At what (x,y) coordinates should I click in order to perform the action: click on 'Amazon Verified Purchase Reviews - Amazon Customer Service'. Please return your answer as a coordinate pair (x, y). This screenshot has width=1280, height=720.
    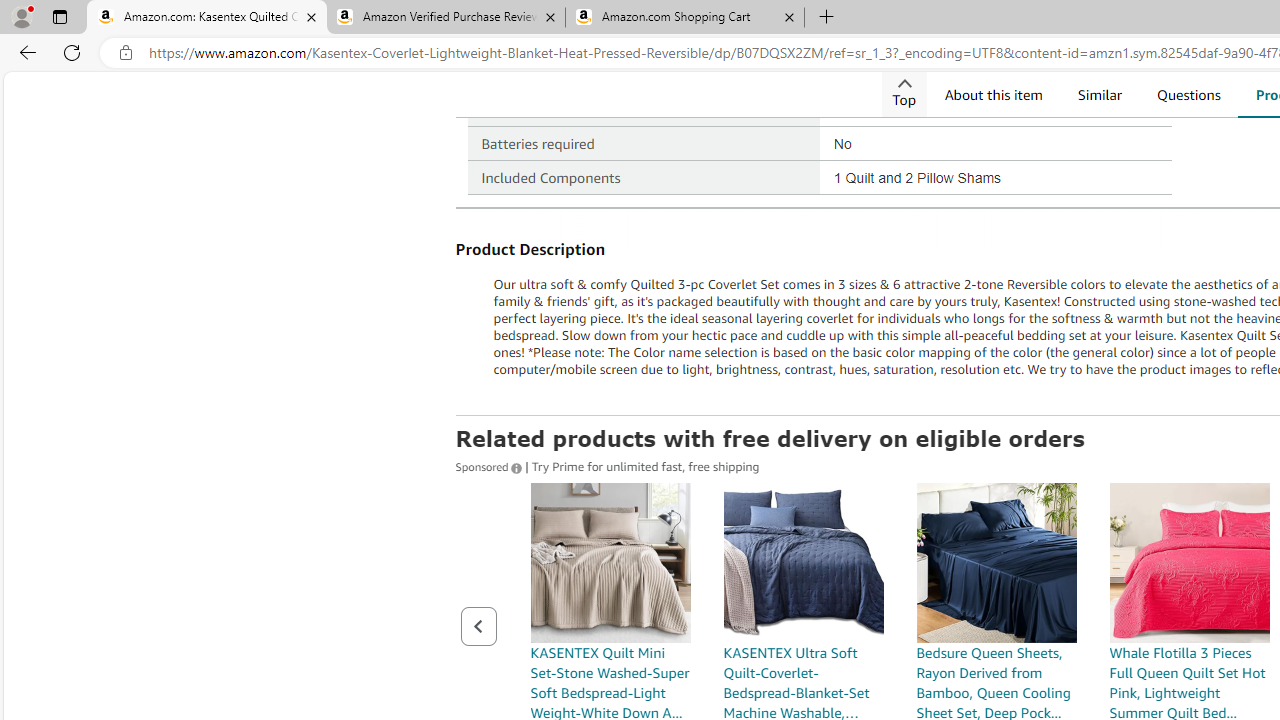
    Looking at the image, I should click on (444, 17).